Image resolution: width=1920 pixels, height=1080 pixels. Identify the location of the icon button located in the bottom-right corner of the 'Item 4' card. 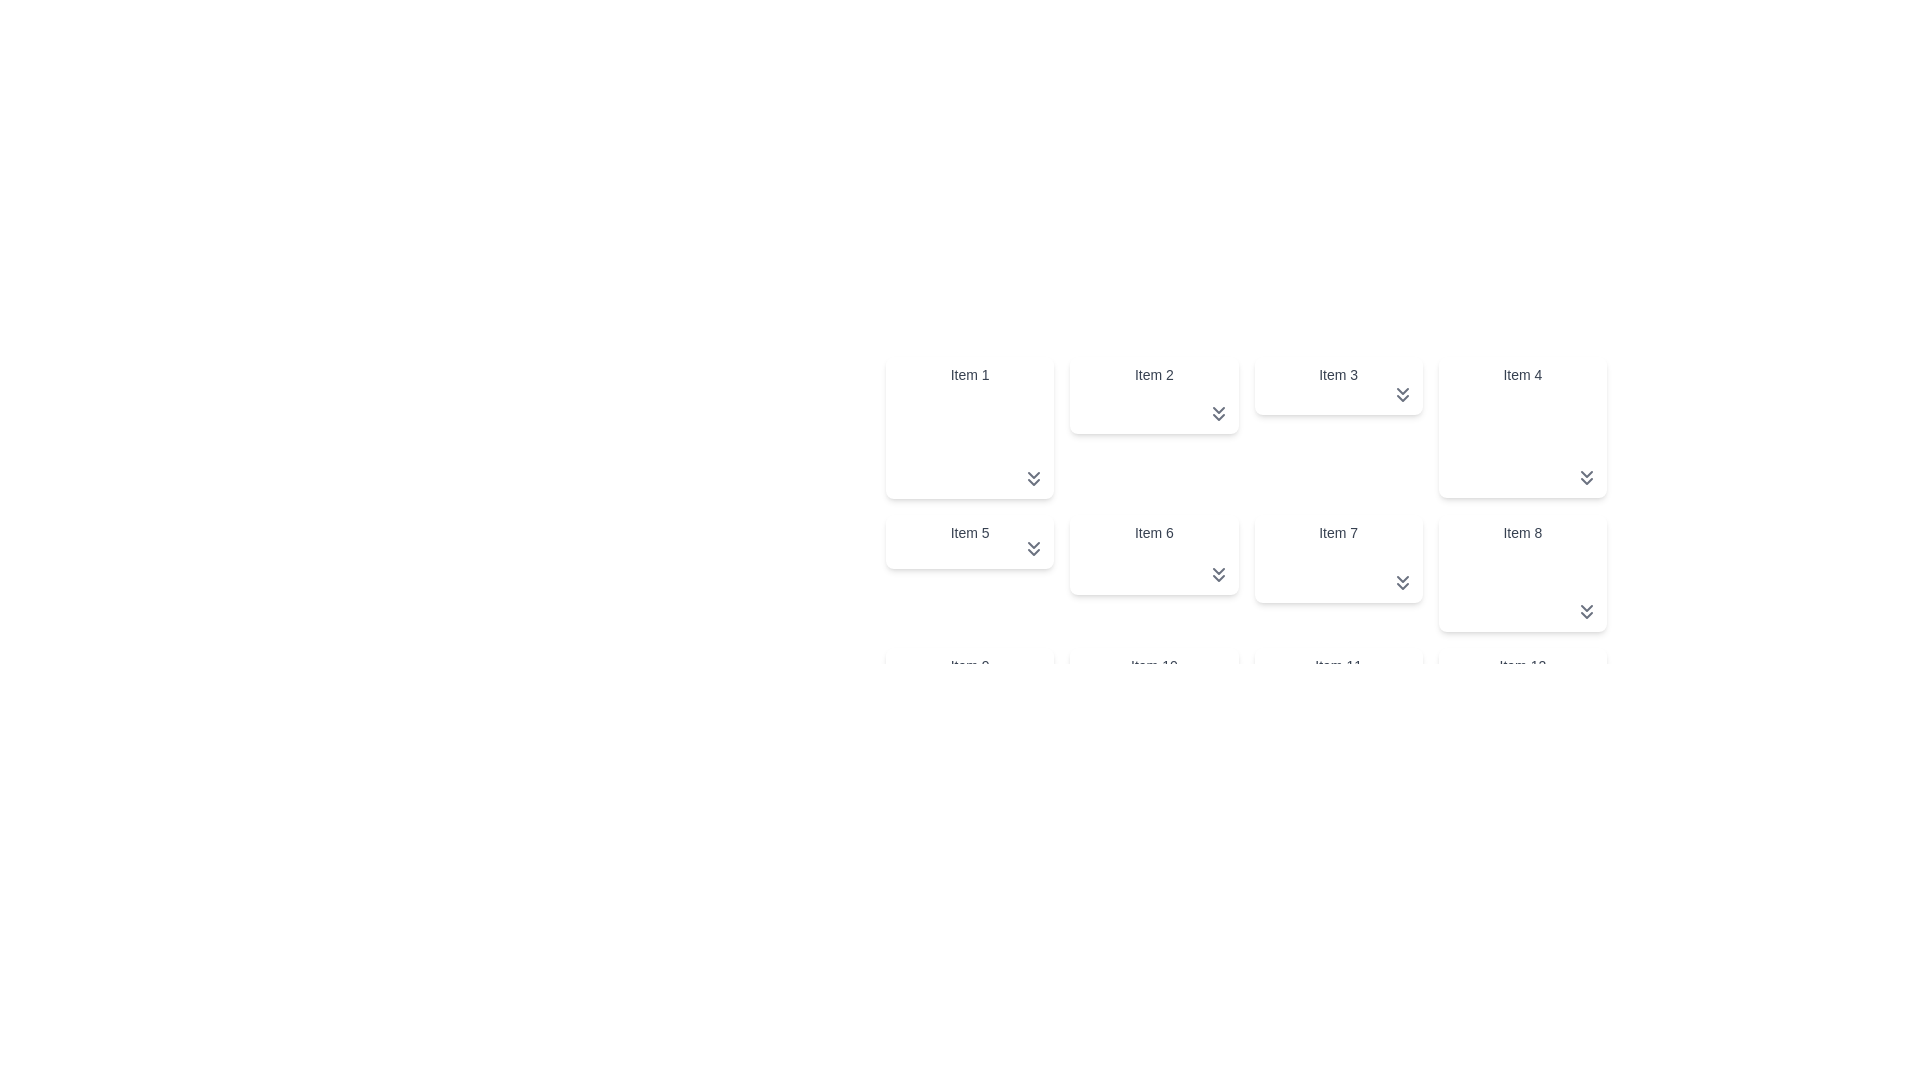
(1586, 478).